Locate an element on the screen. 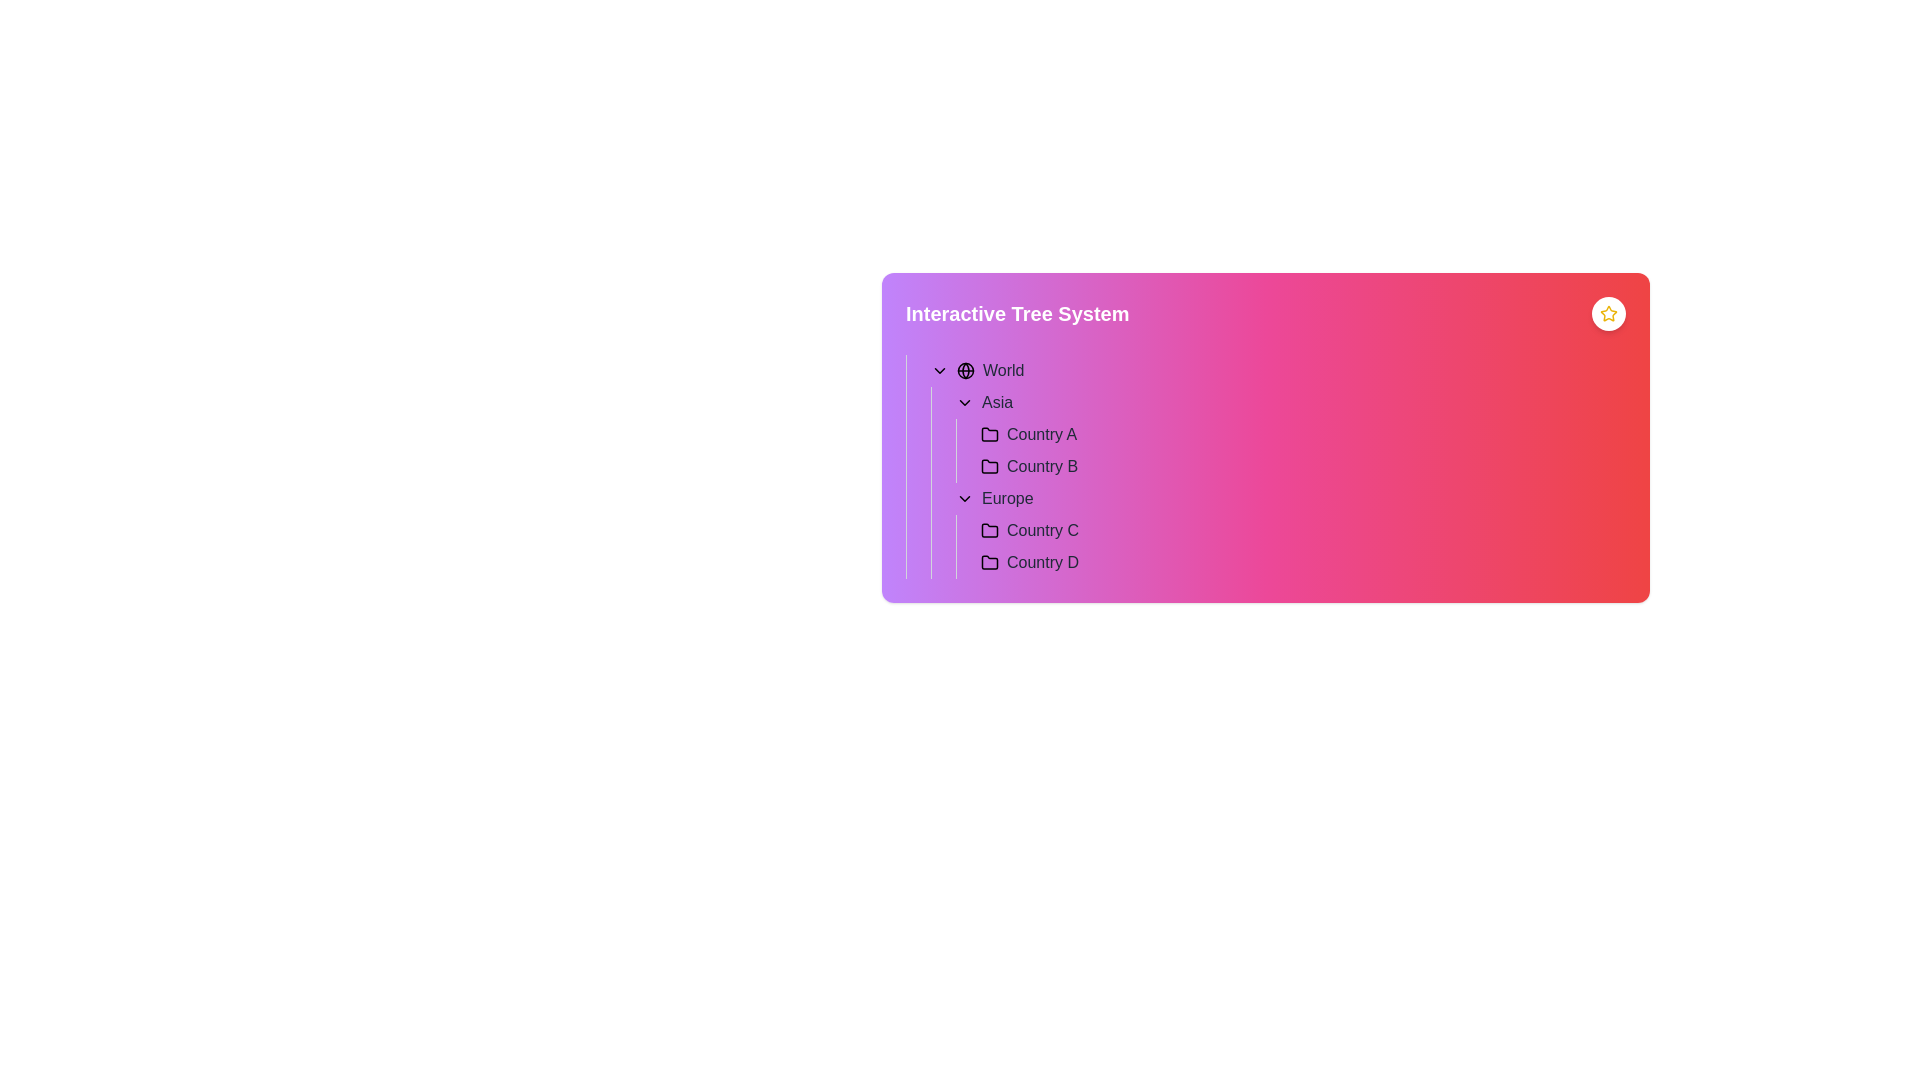 This screenshot has height=1080, width=1920. the first Tree Item under the 'Europe' section is located at coordinates (1291, 530).